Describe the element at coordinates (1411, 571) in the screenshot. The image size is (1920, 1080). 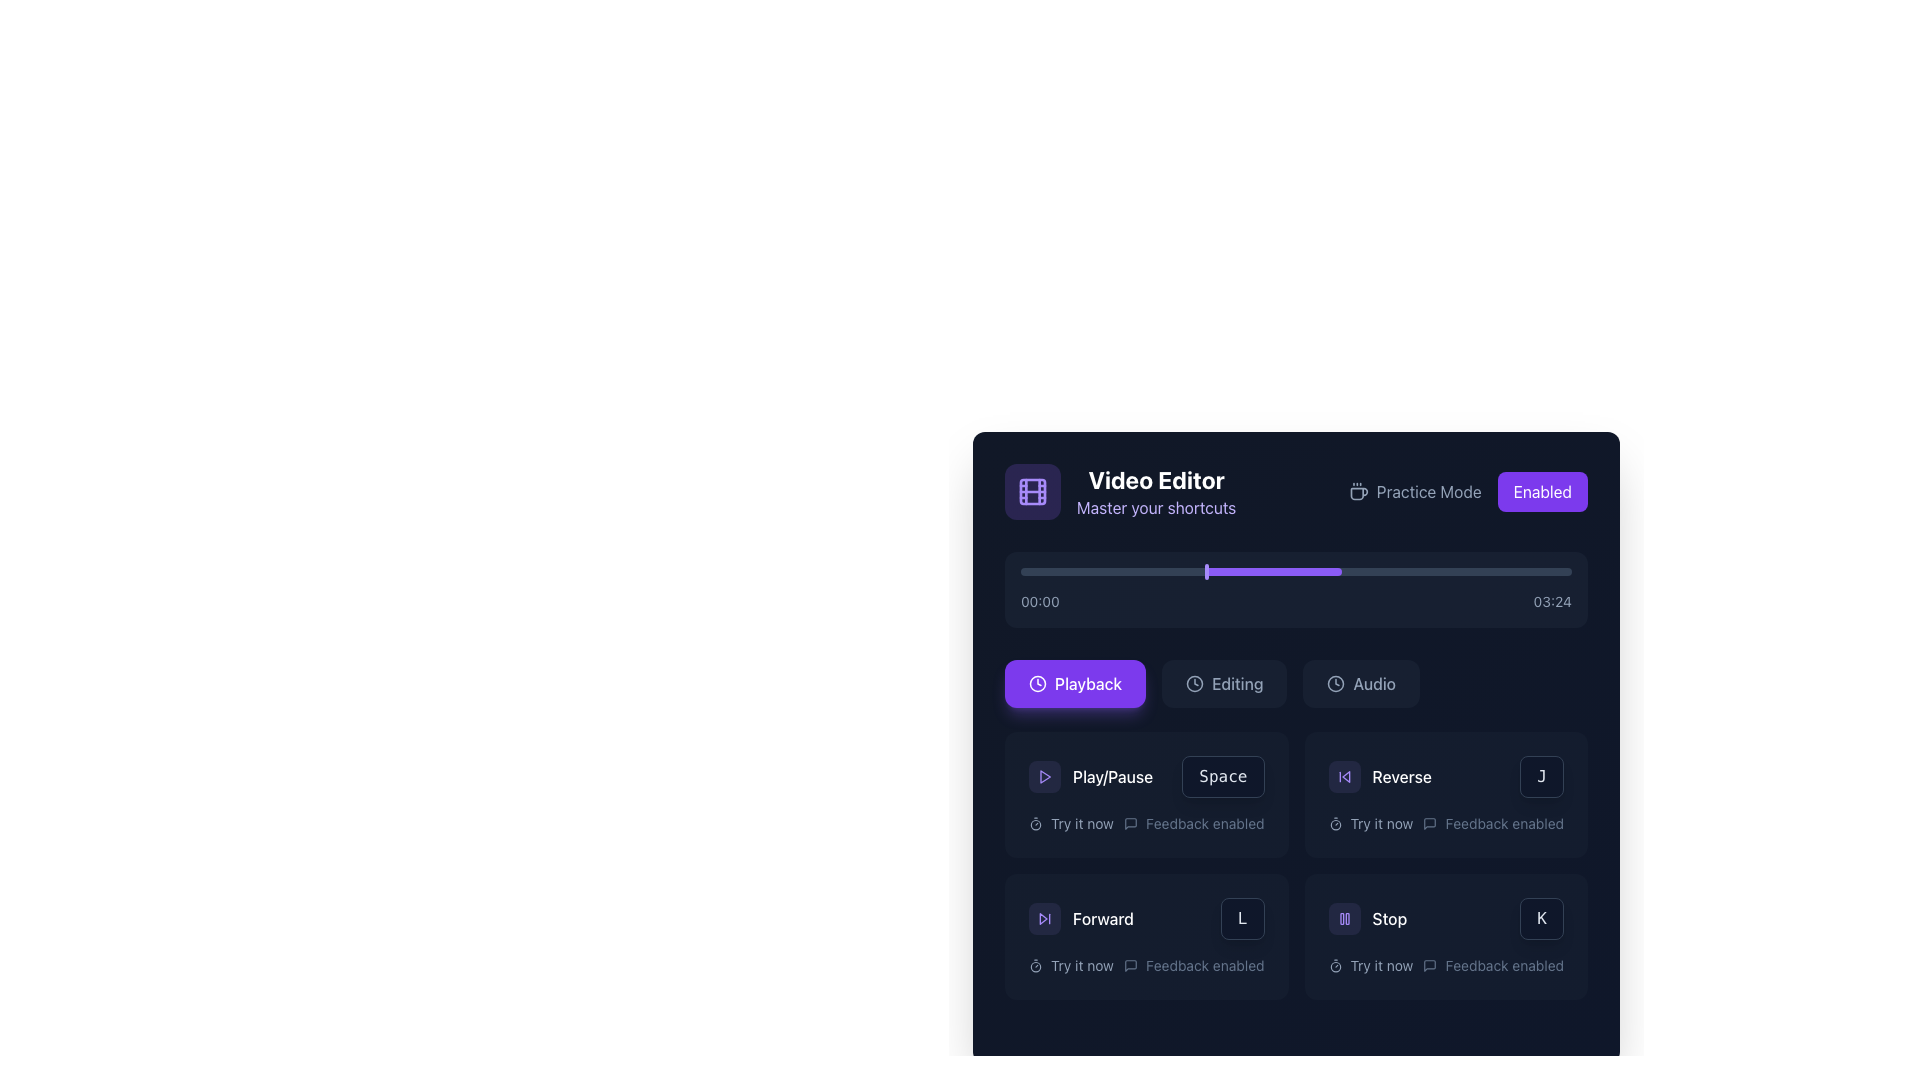
I see `the playback time` at that location.